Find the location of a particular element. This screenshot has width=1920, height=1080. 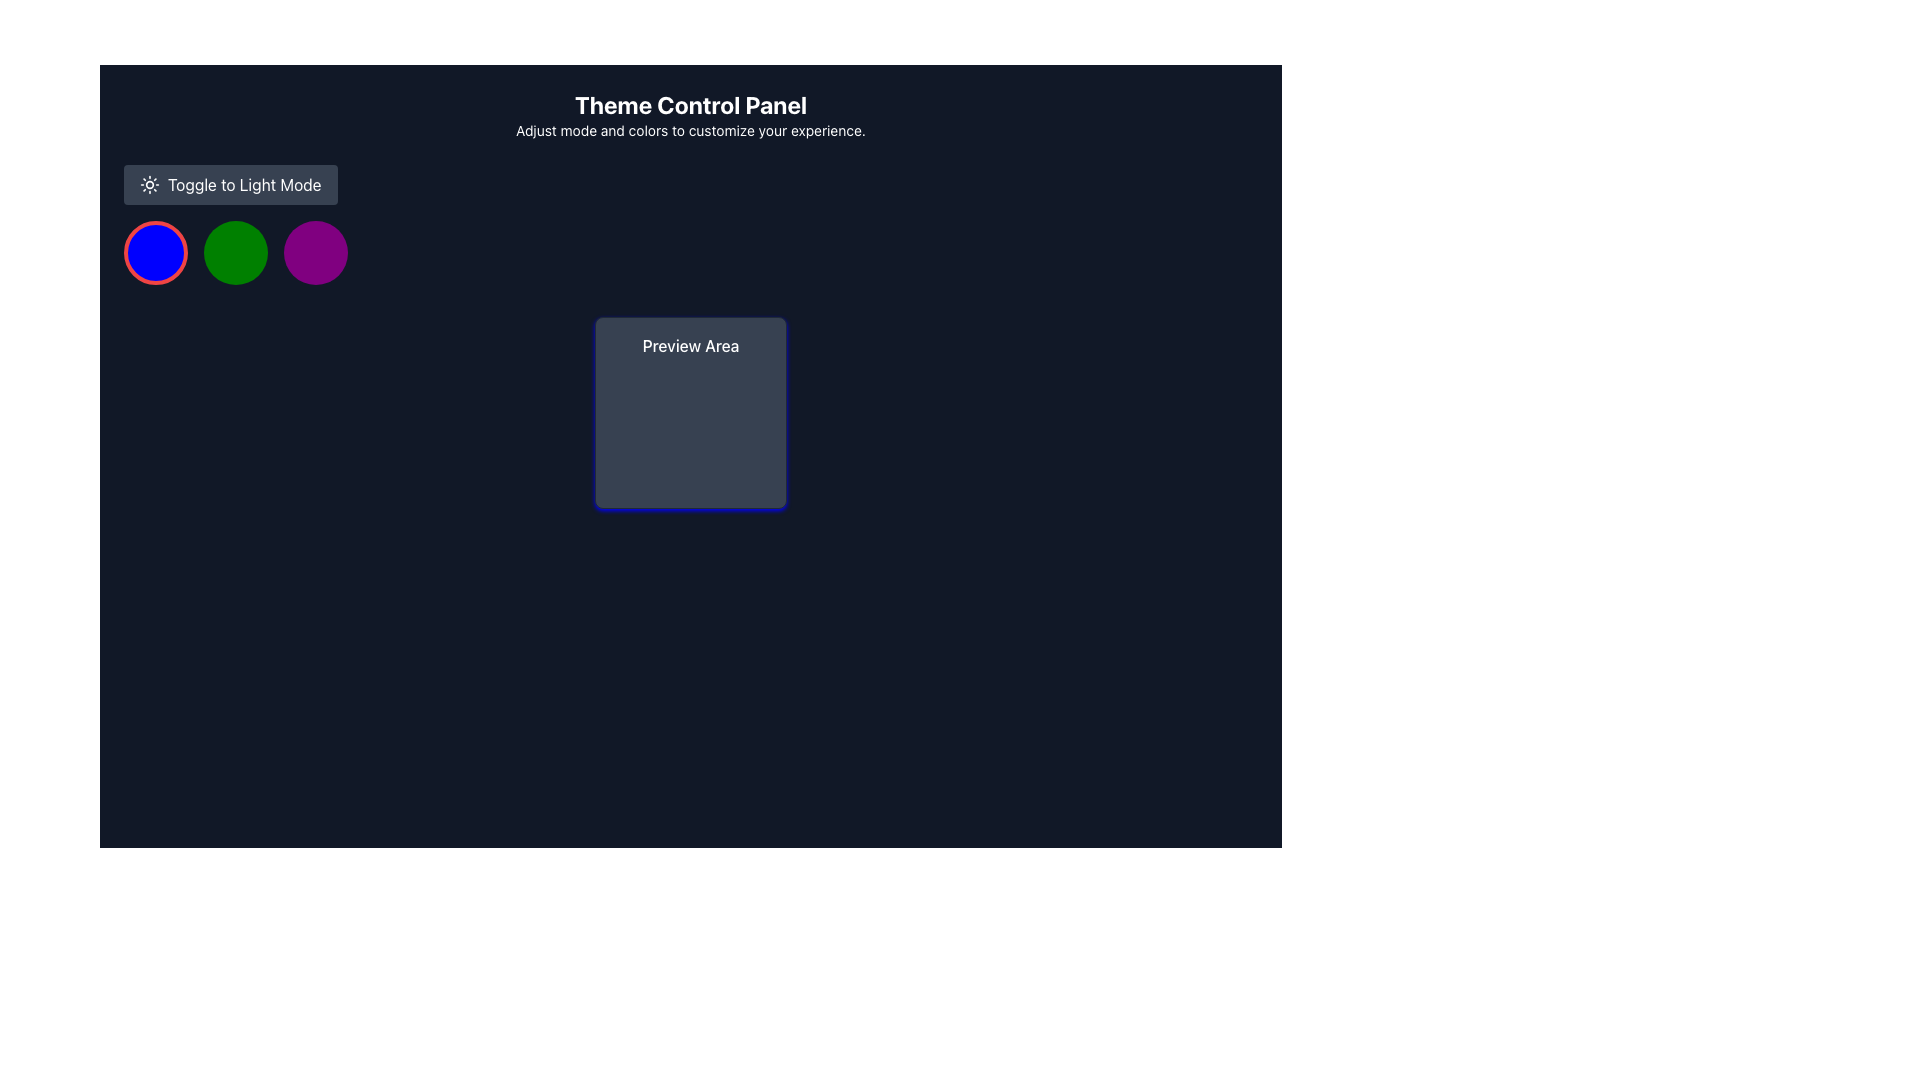

the 'Toggle to Light Mode' button, which has a dark gray background and white text, styled with a rounded rectangle shape, located below the 'Theme Control Panel' heading is located at coordinates (230, 185).